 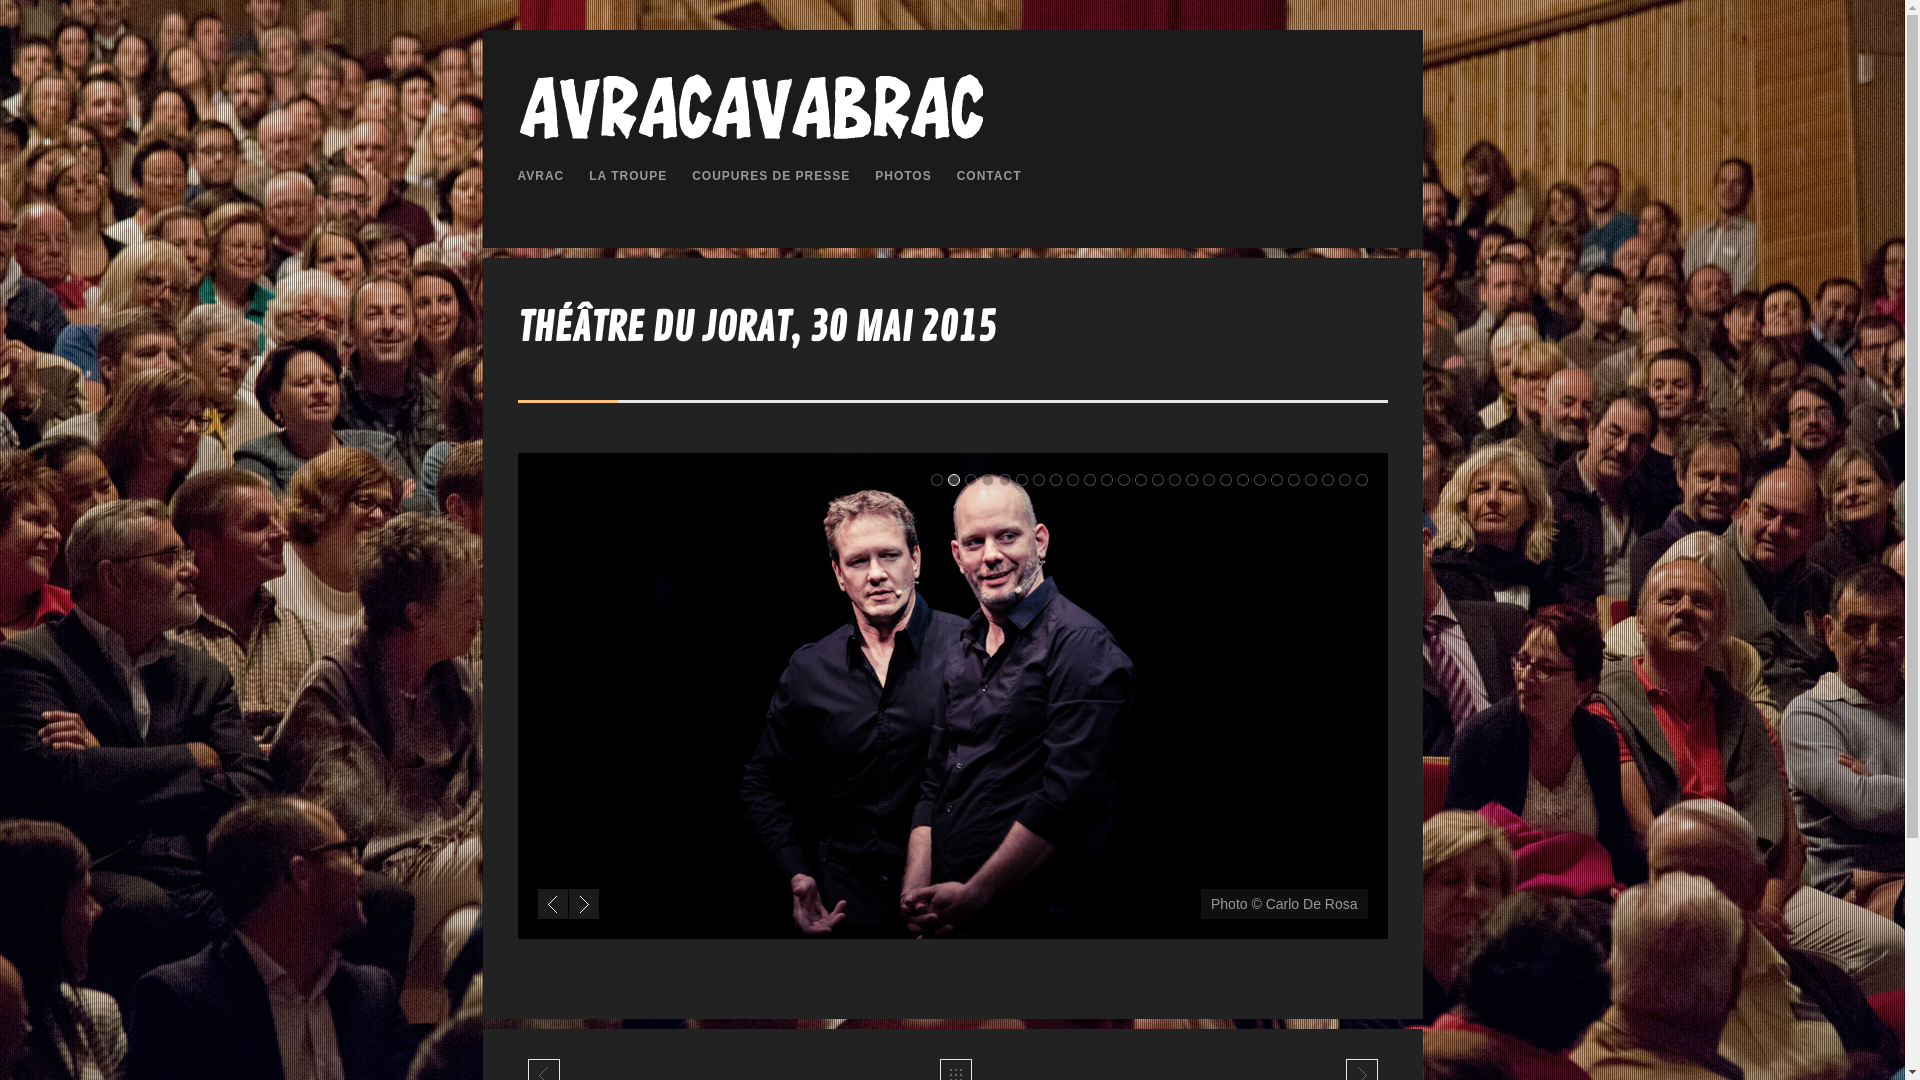 What do you see at coordinates (988, 479) in the screenshot?
I see `'4'` at bounding box center [988, 479].